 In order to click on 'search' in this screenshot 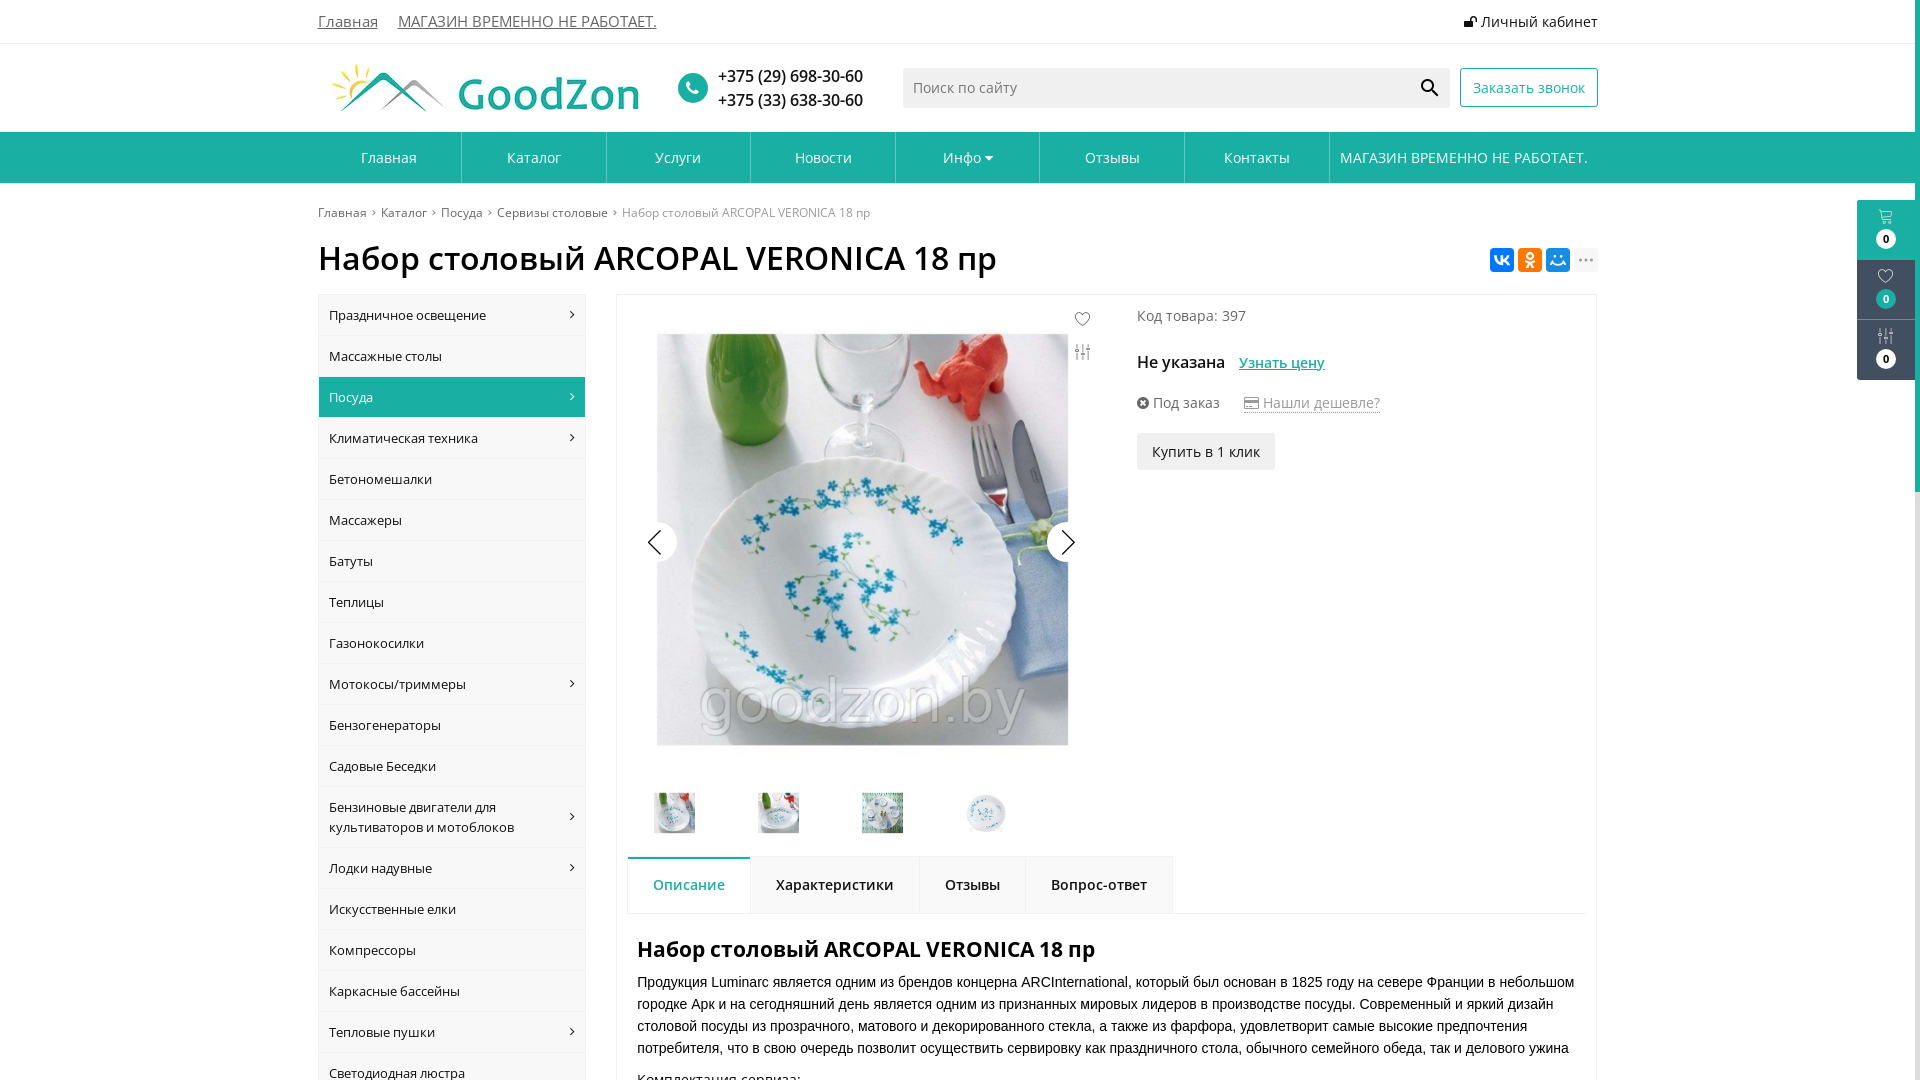, I will do `click(1409, 87)`.